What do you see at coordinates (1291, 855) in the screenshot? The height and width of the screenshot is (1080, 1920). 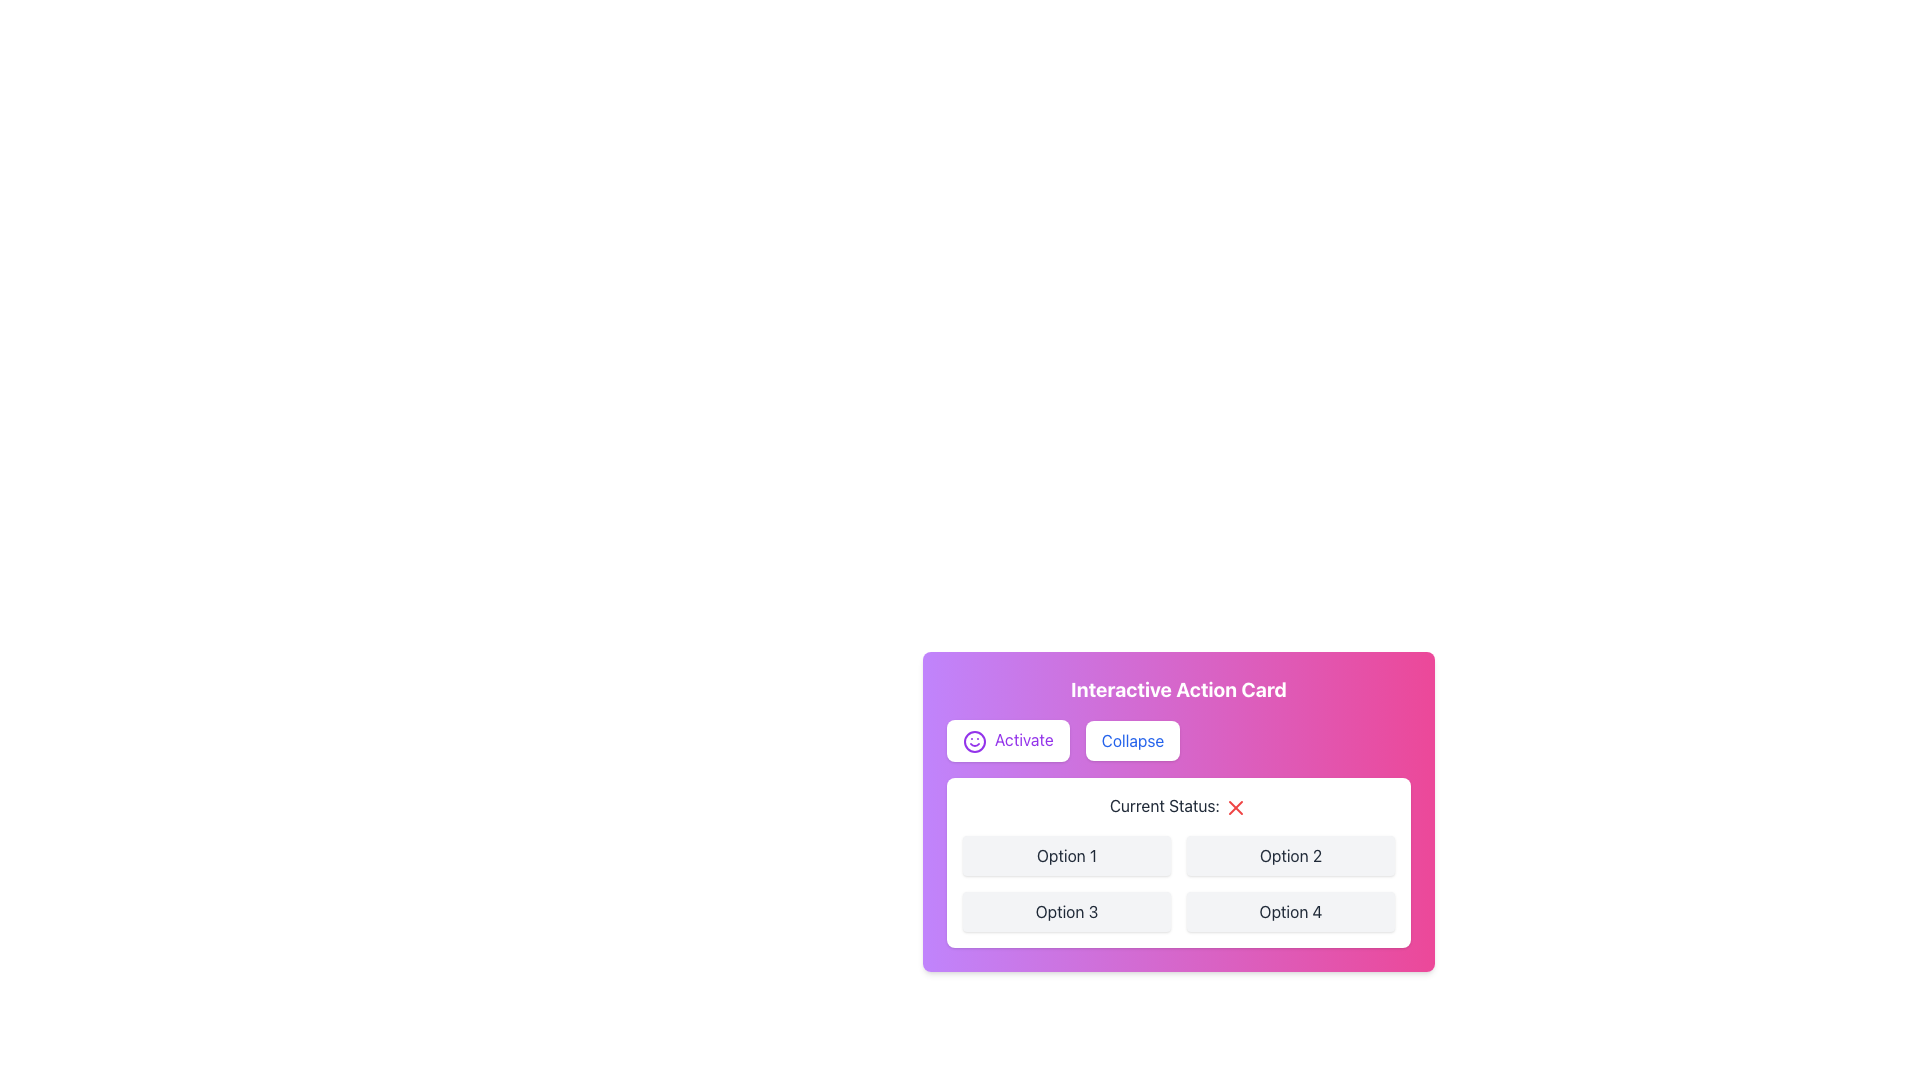 I see `the button labeled 'Option 2' located in the top-right quadrant of a two-by-two grid` at bounding box center [1291, 855].